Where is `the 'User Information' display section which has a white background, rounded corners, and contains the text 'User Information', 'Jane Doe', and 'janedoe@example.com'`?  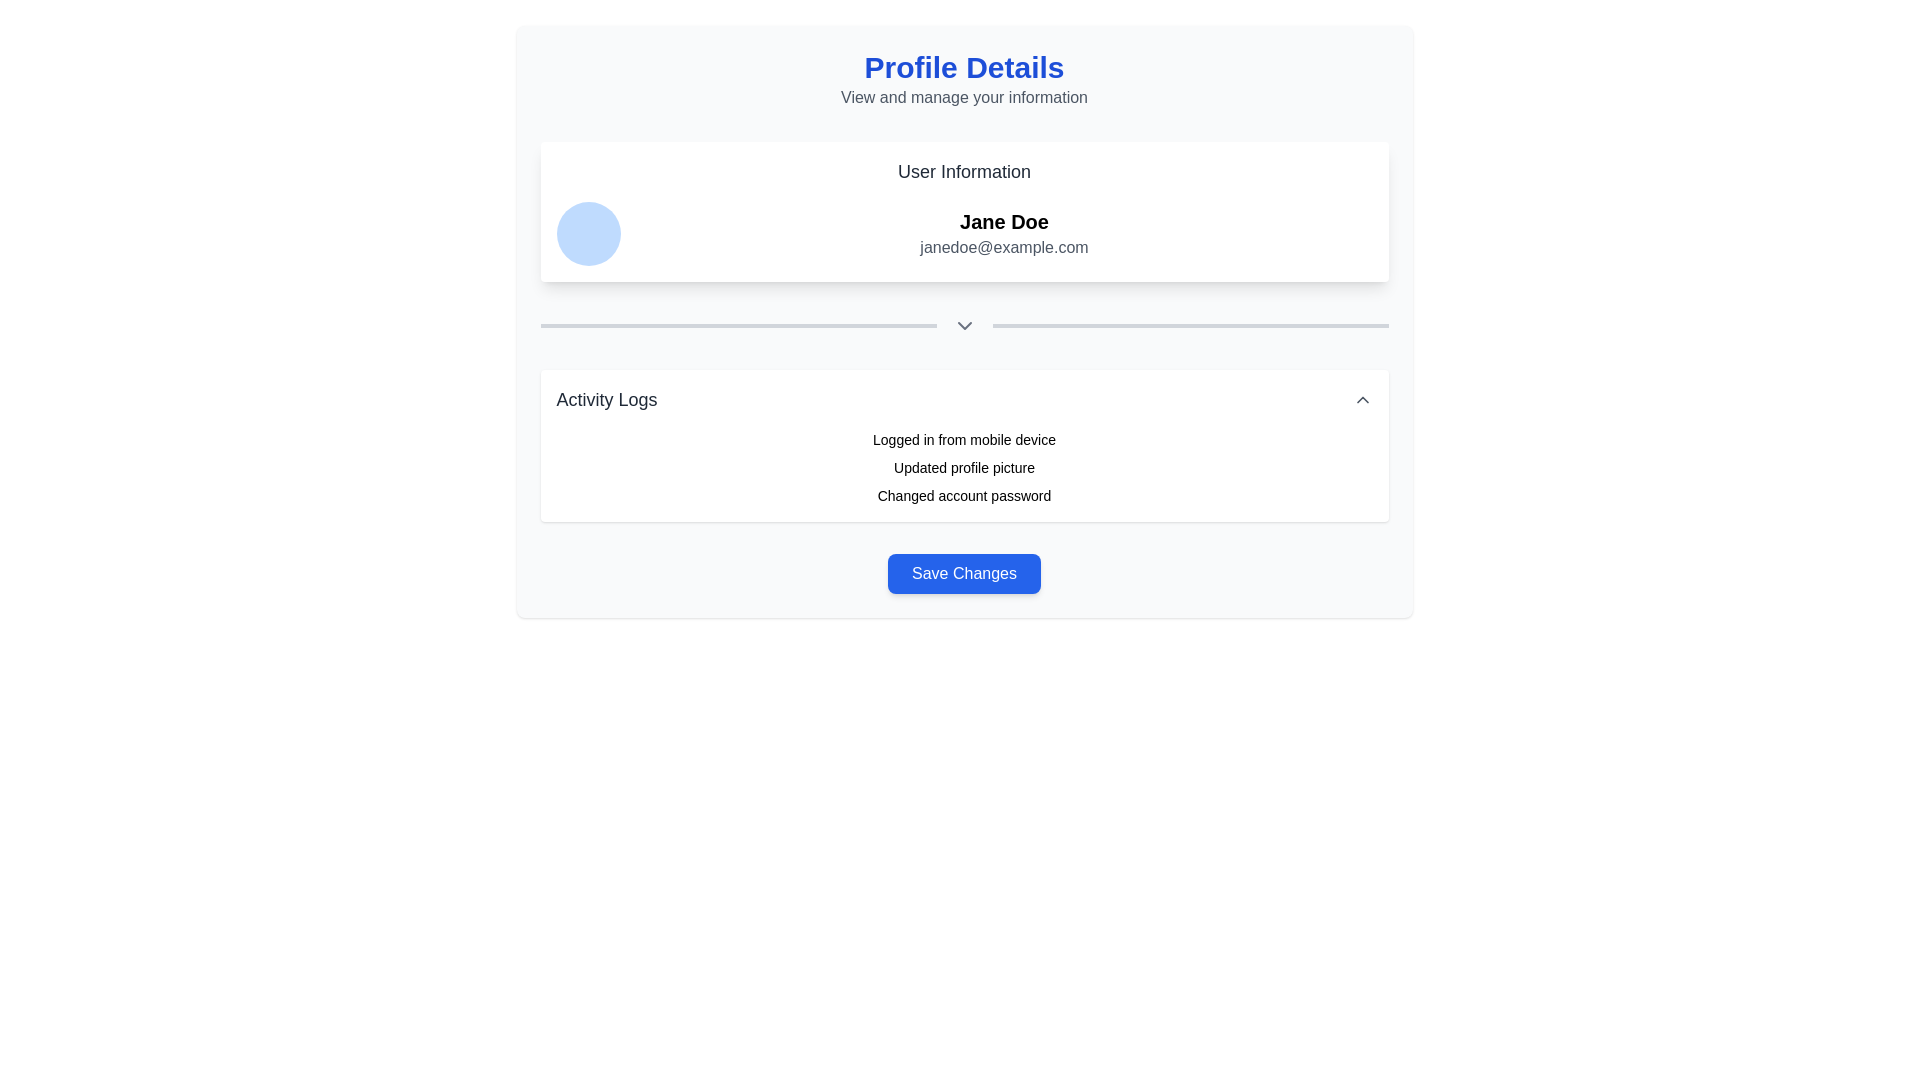
the 'User Information' display section which has a white background, rounded corners, and contains the text 'User Information', 'Jane Doe', and 'janedoe@example.com' is located at coordinates (964, 212).